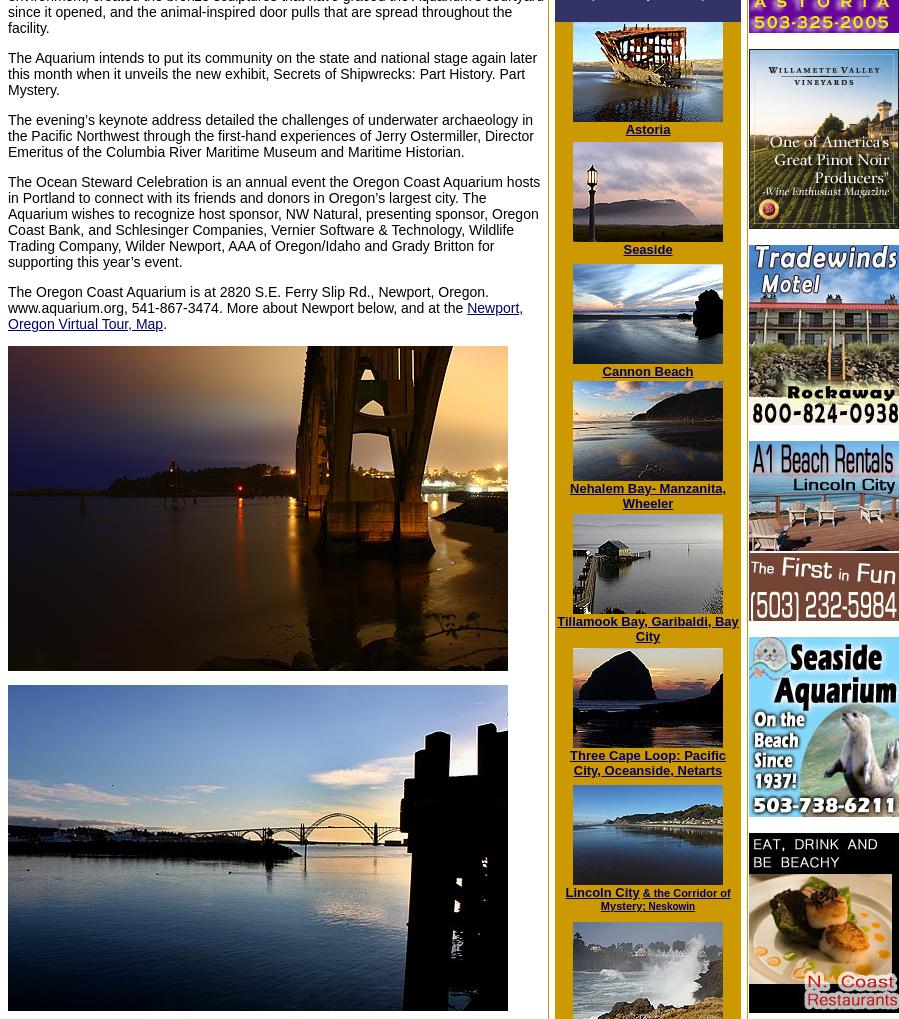  What do you see at coordinates (646, 370) in the screenshot?
I see `'Cannon 
                Beach'` at bounding box center [646, 370].